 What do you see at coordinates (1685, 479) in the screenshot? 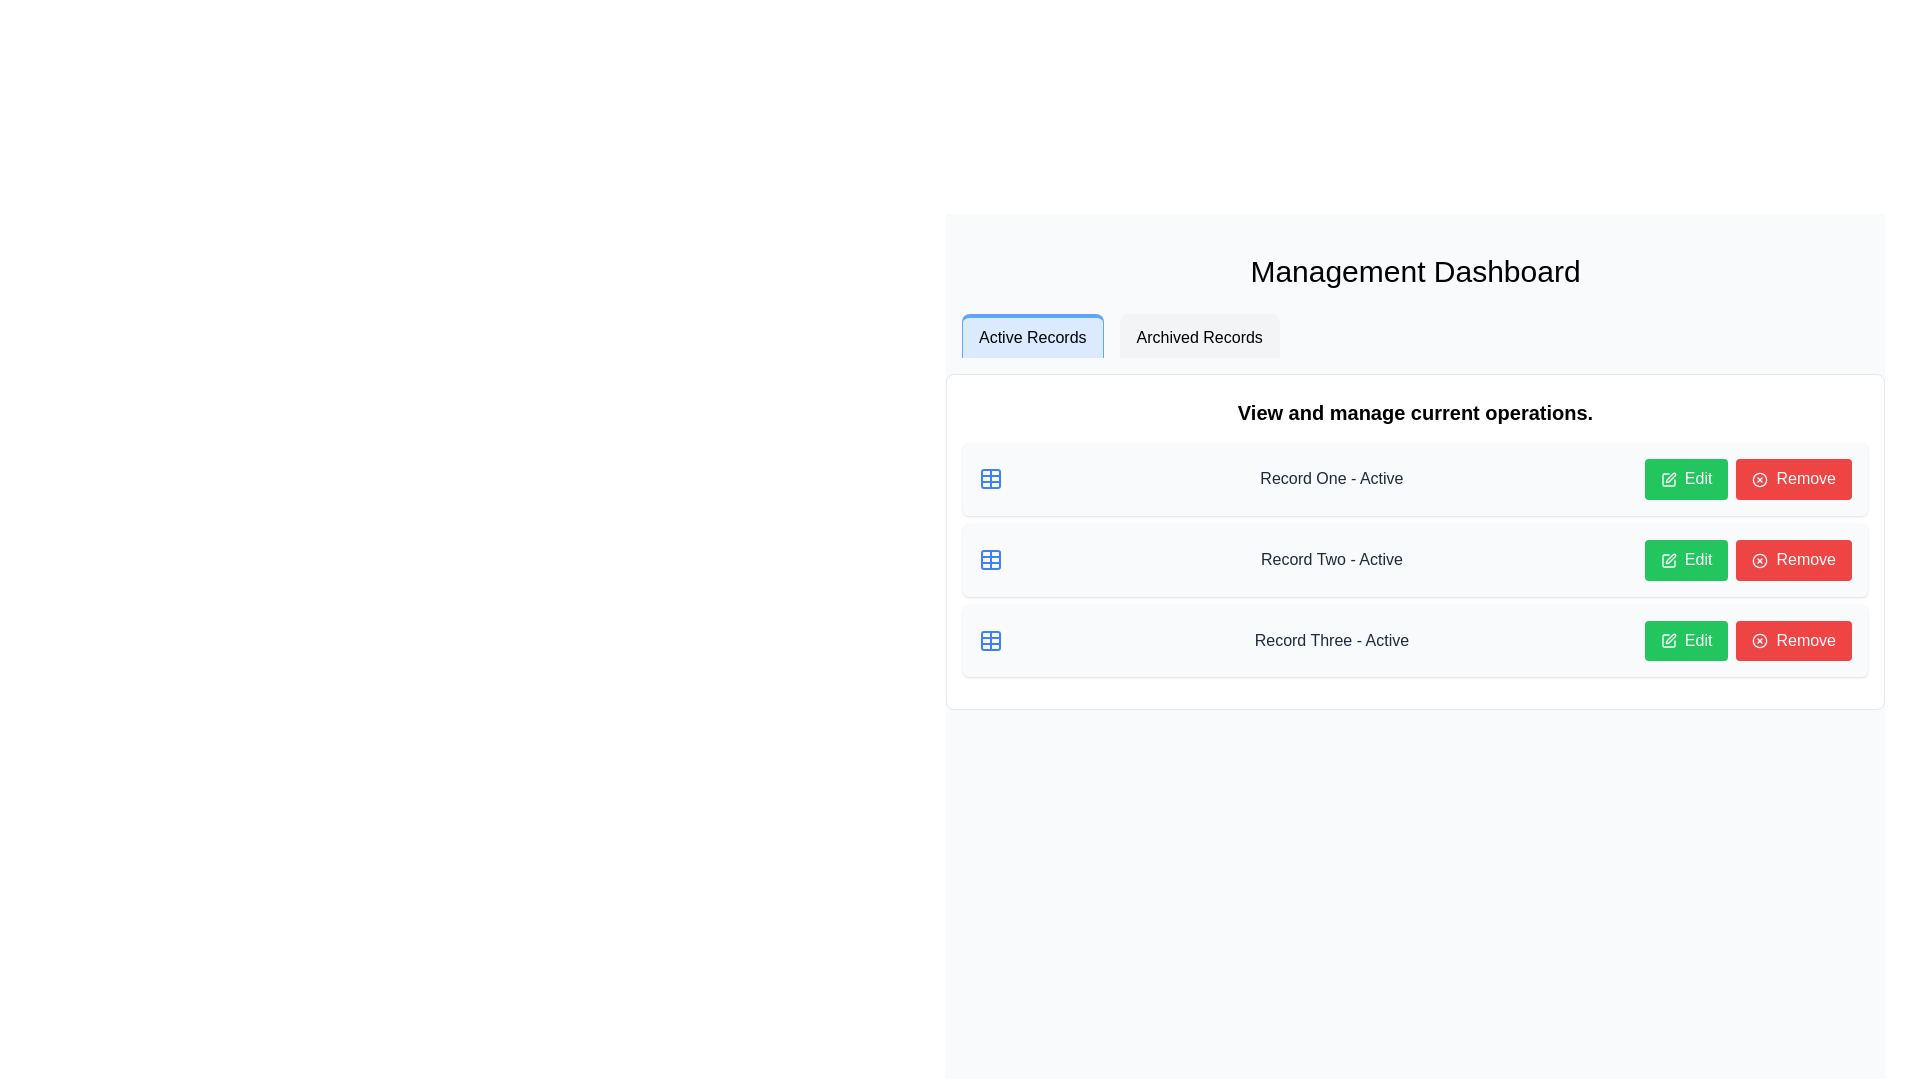
I see `the first button in the row containing 'Record One - Active' to initiate the editing process for that record` at bounding box center [1685, 479].